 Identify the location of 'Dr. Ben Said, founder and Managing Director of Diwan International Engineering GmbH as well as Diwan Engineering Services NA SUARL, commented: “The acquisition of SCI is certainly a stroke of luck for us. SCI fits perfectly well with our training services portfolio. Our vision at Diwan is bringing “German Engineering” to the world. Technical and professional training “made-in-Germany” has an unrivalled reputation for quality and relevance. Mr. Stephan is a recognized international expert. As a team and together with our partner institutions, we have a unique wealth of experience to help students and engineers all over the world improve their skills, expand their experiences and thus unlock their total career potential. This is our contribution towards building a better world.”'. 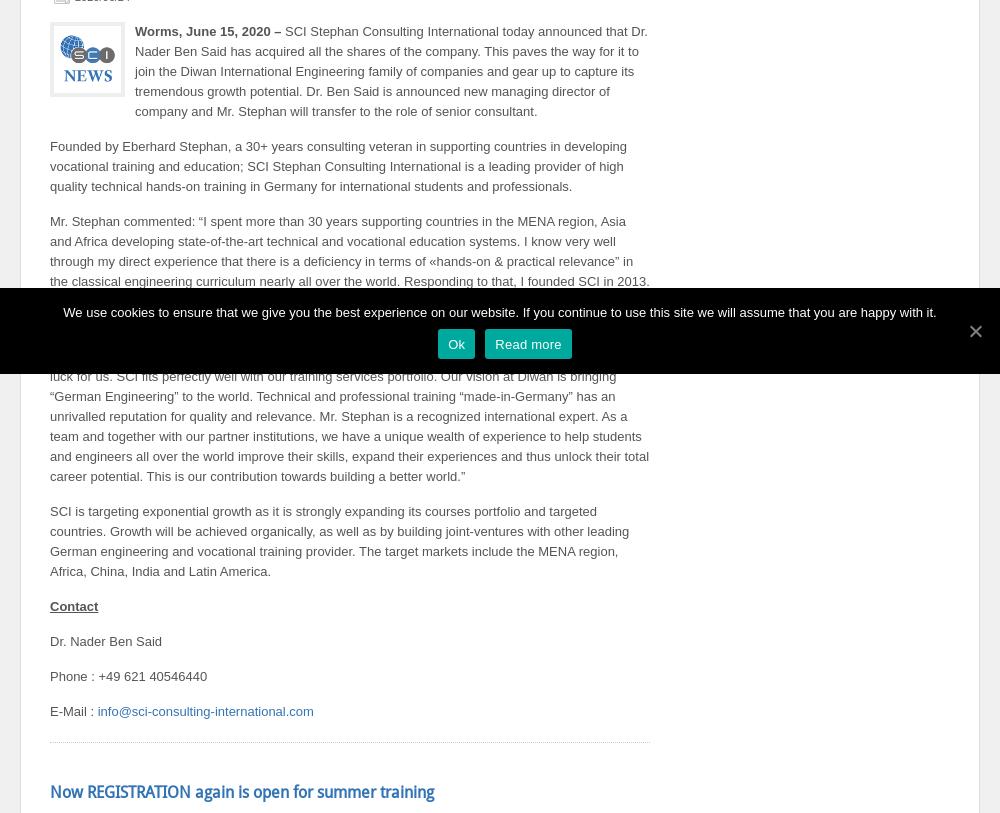
(348, 405).